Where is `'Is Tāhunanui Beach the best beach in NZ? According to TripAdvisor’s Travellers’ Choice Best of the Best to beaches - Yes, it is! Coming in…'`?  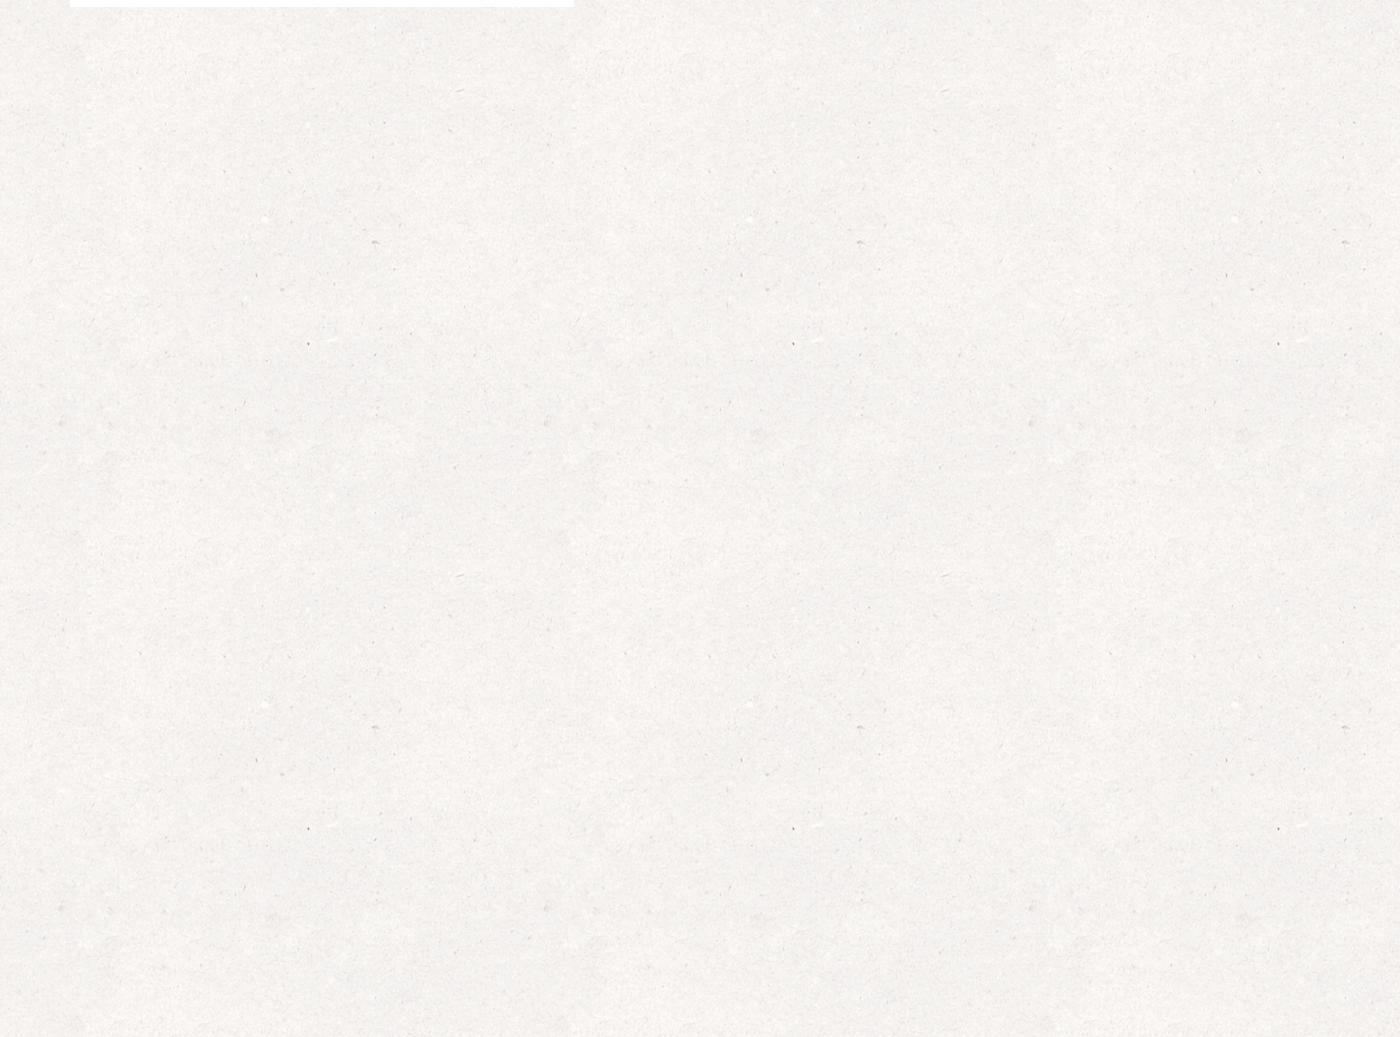
'Is Tāhunanui Beach the best beach in NZ? According to TripAdvisor’s Travellers’ Choice Best of the Best to beaches - Yes, it is! Coming in…' is located at coordinates (1077, 887).